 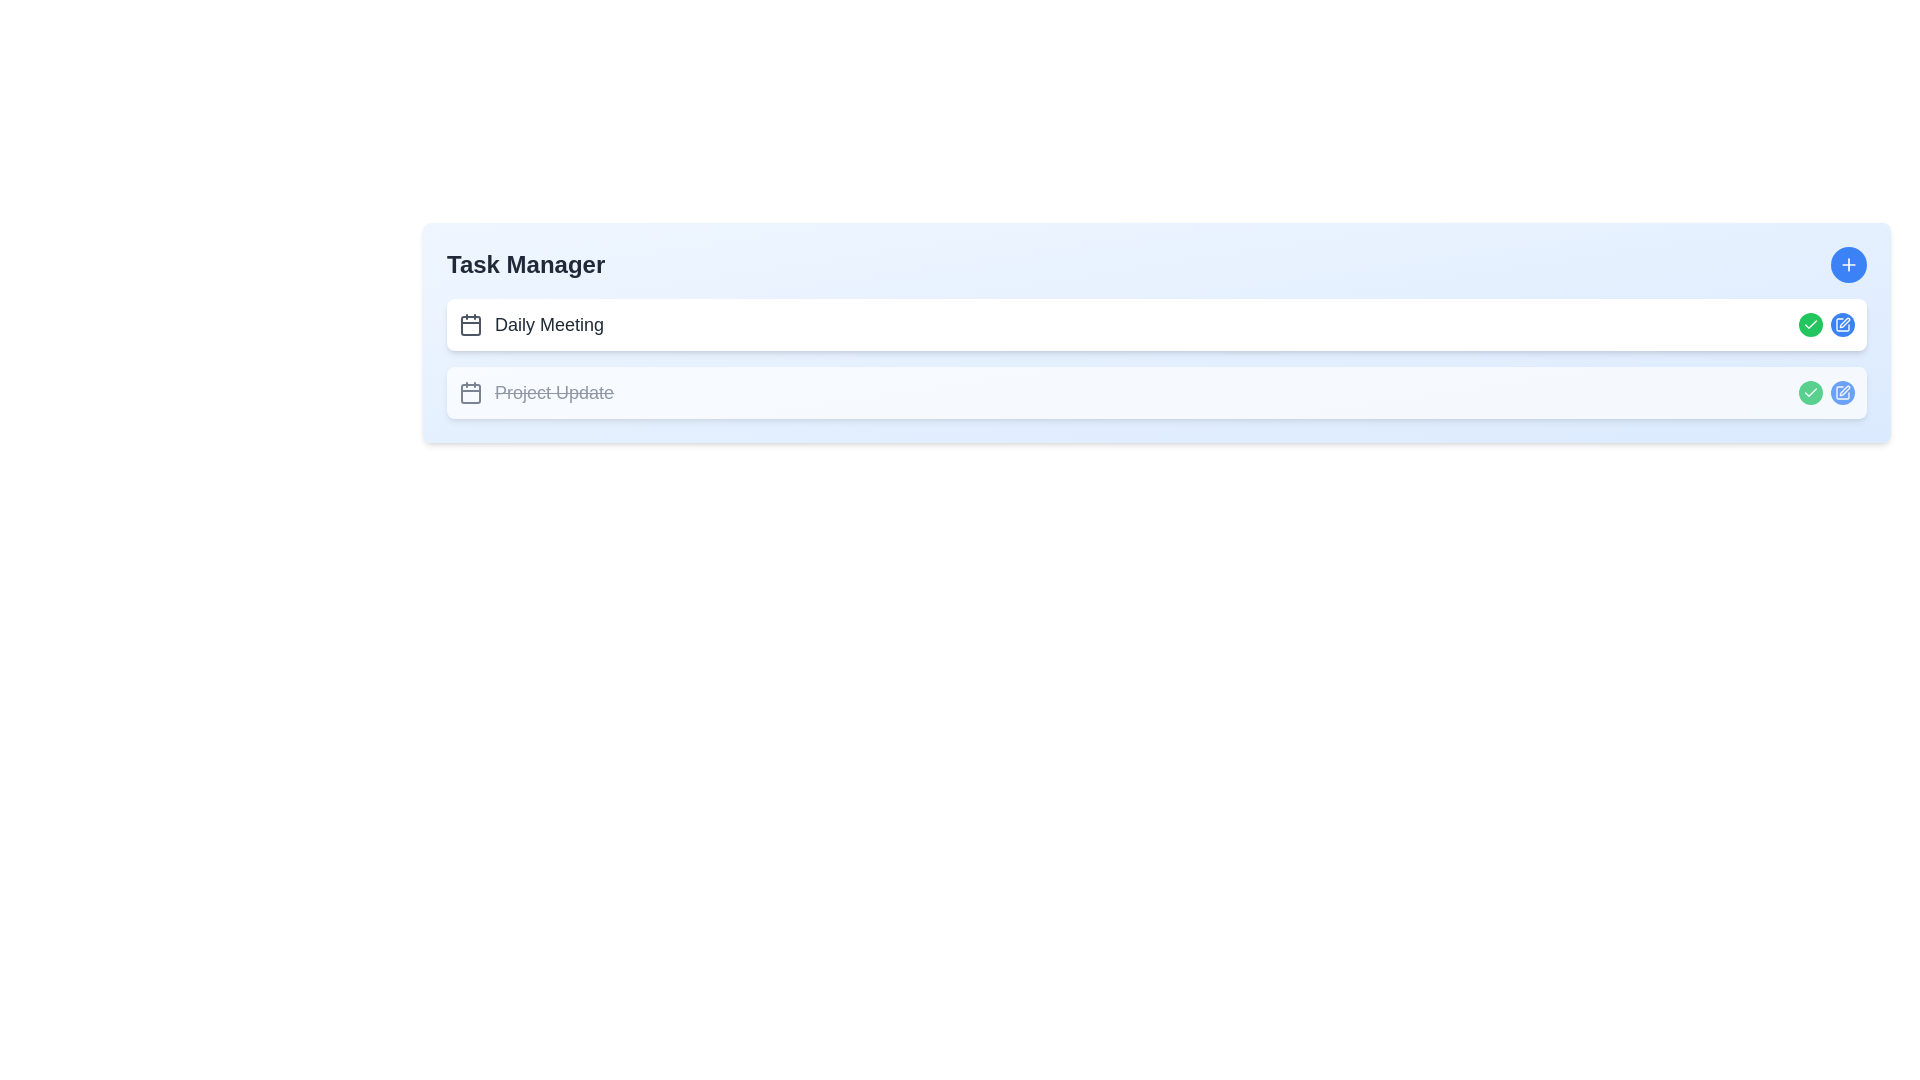 I want to click on the circular blue 'Add' icon located in the top-right corner of the task list interface, so click(x=1847, y=264).